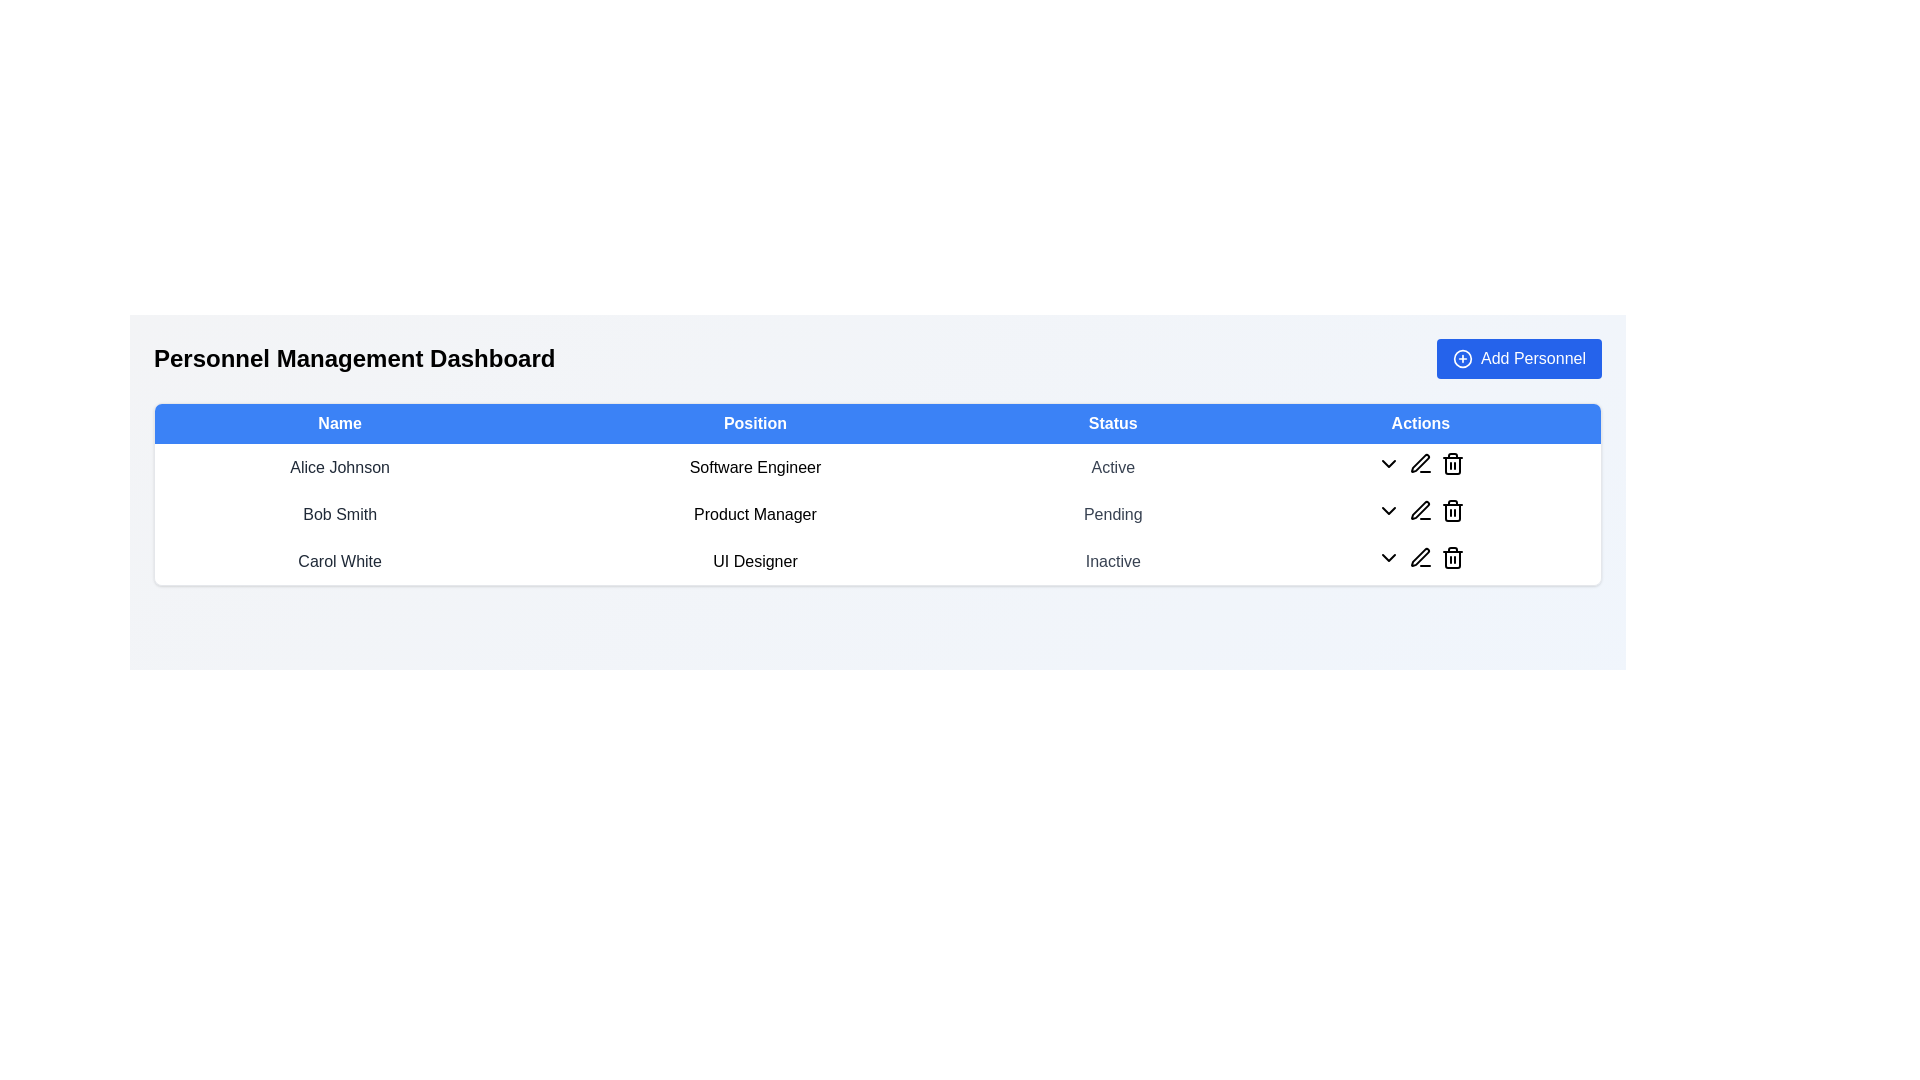 The width and height of the screenshot is (1920, 1080). What do you see at coordinates (1419, 508) in the screenshot?
I see `the Edit button in the Actions column of the second row for the personnel entry associated with 'Bob Smith, Product Manager, Pending' to initiate the edit action` at bounding box center [1419, 508].